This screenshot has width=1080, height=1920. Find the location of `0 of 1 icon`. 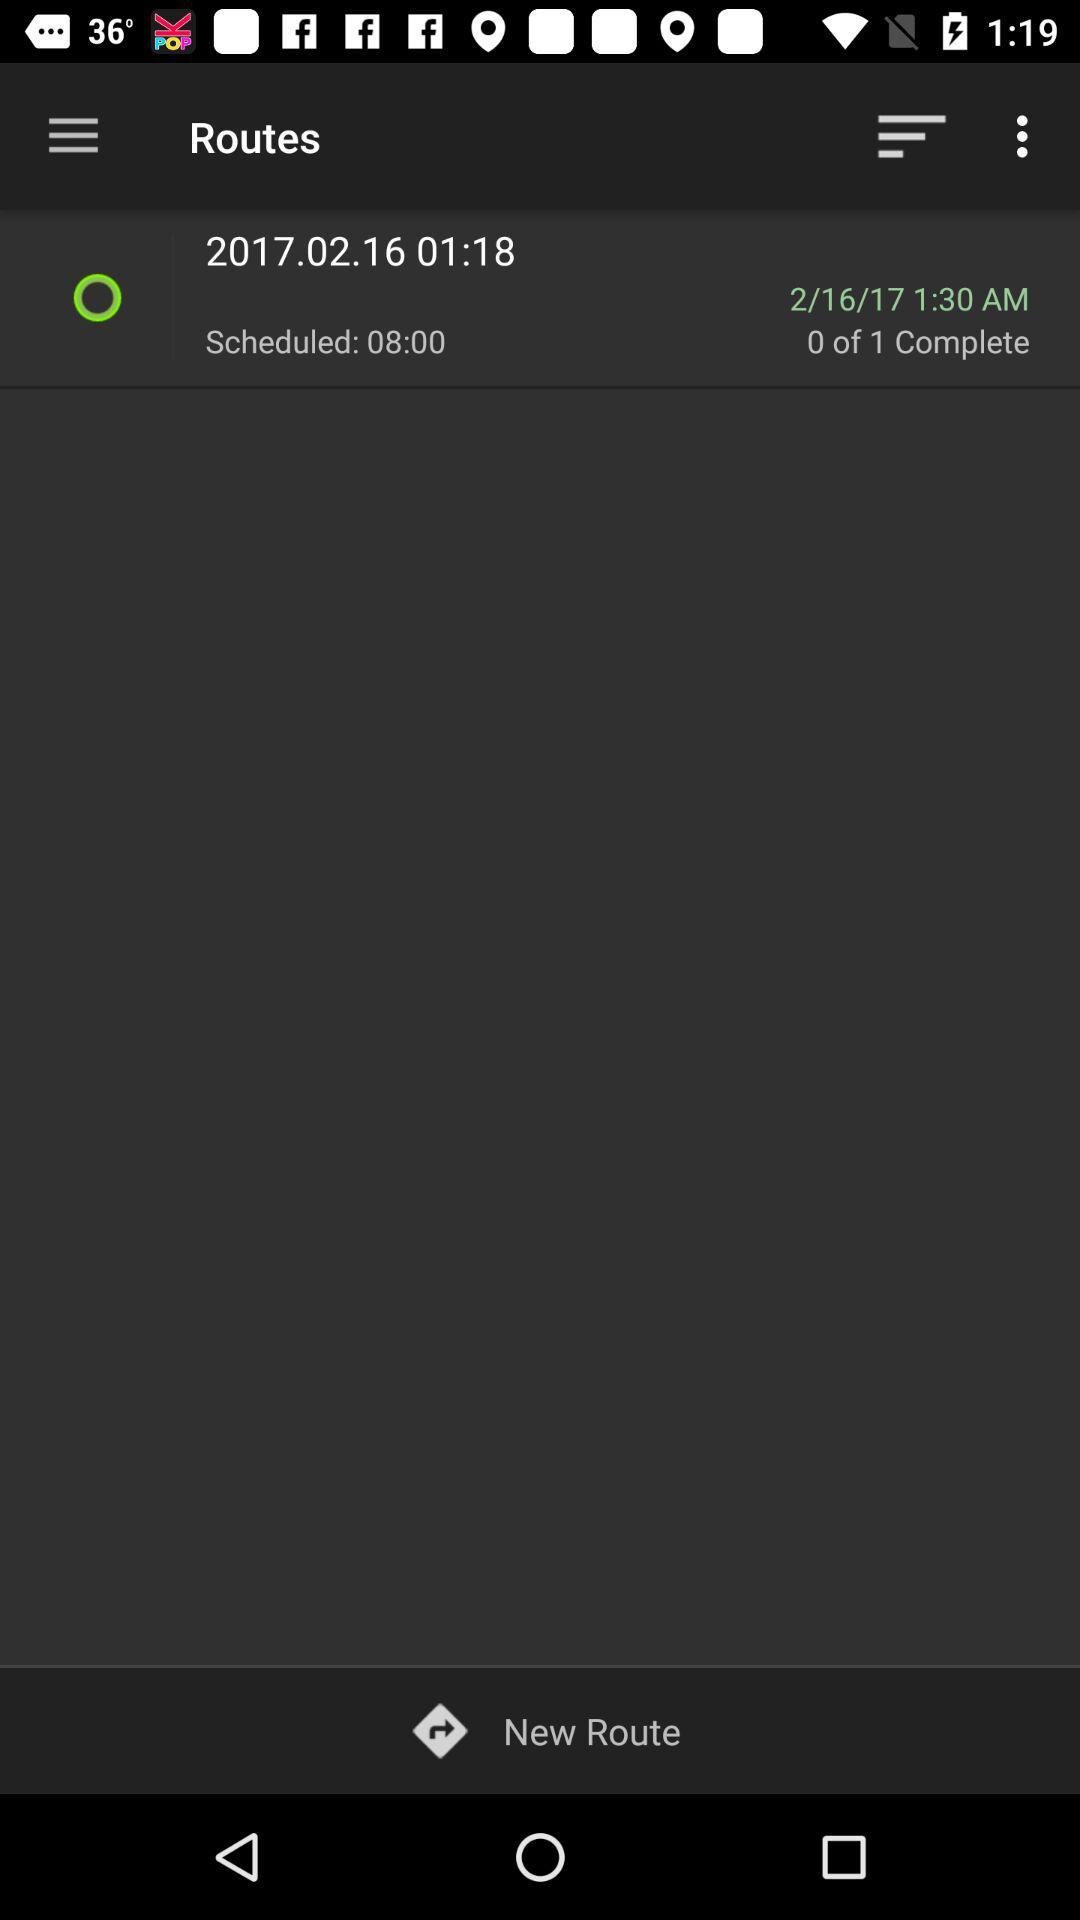

0 of 1 icon is located at coordinates (931, 340).